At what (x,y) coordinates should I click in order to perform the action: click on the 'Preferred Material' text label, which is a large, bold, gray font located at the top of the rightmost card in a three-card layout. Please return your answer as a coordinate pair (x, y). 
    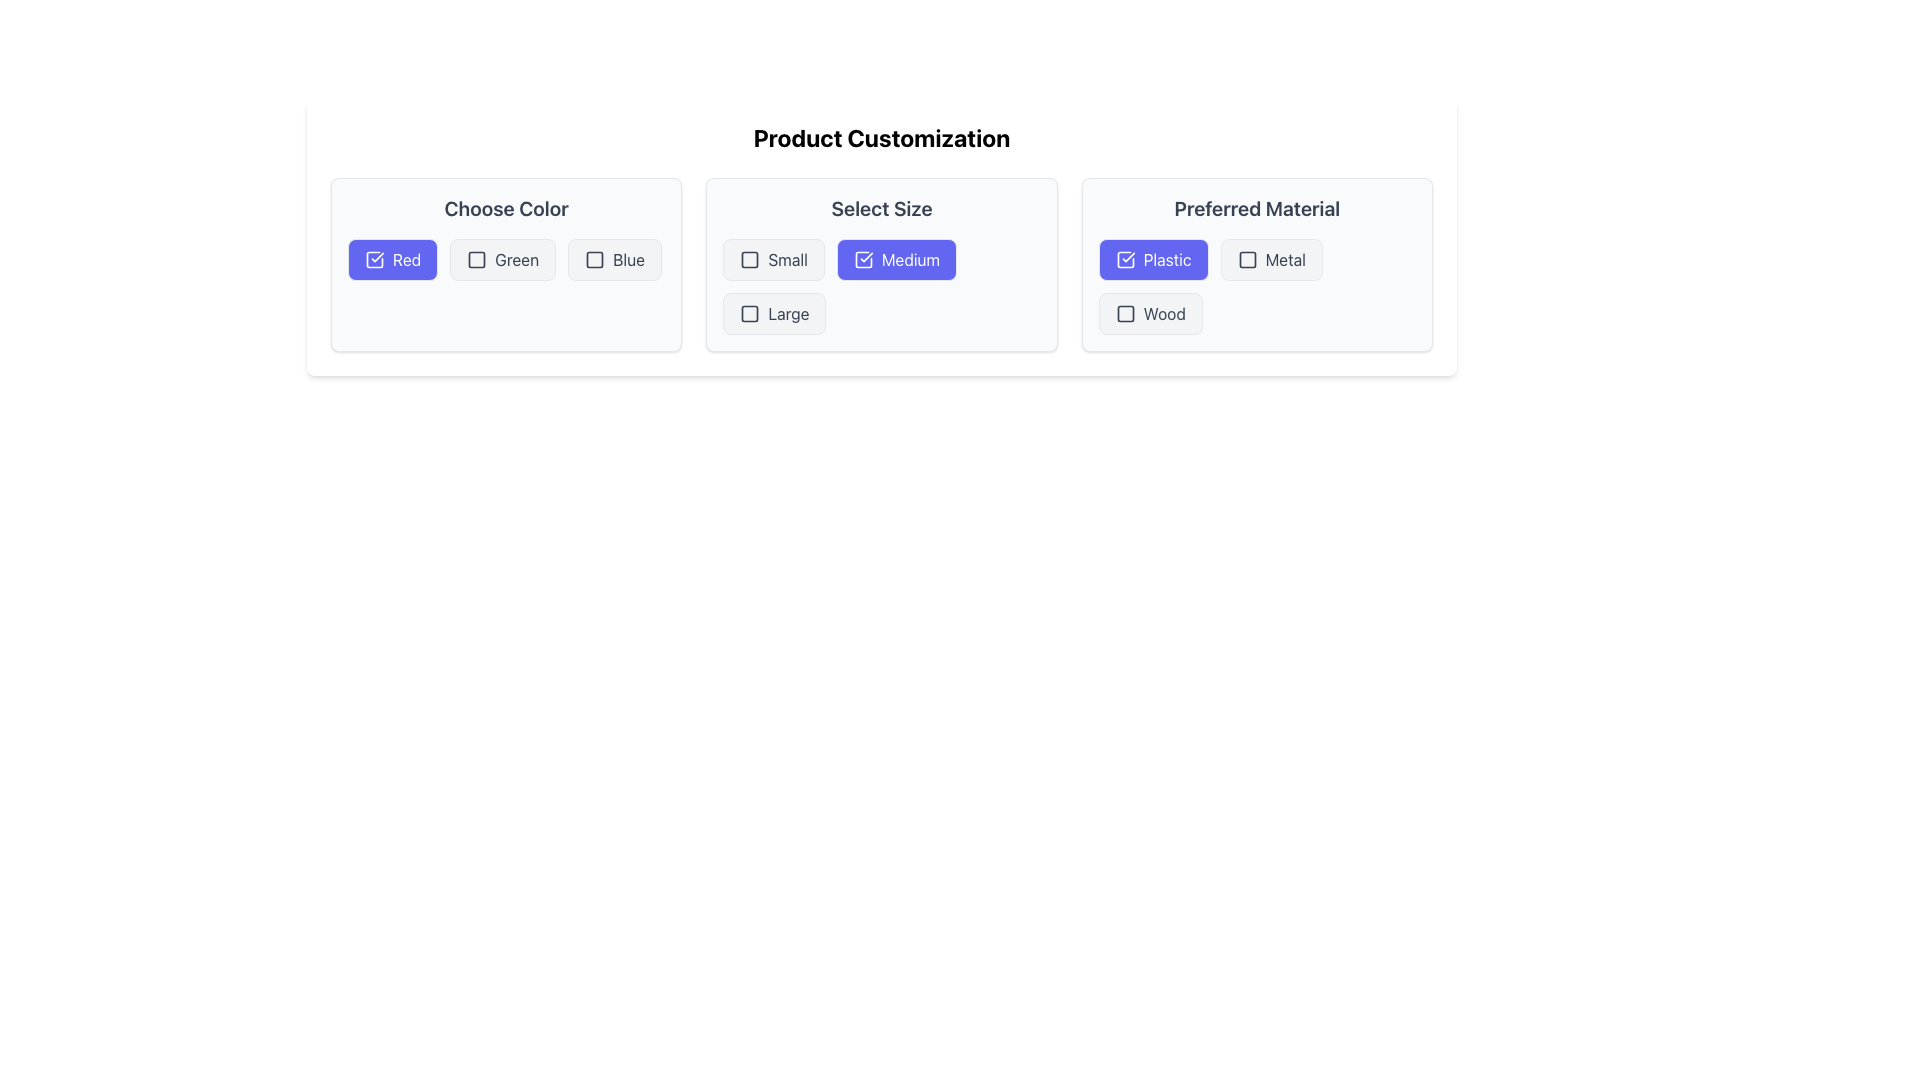
    Looking at the image, I should click on (1256, 208).